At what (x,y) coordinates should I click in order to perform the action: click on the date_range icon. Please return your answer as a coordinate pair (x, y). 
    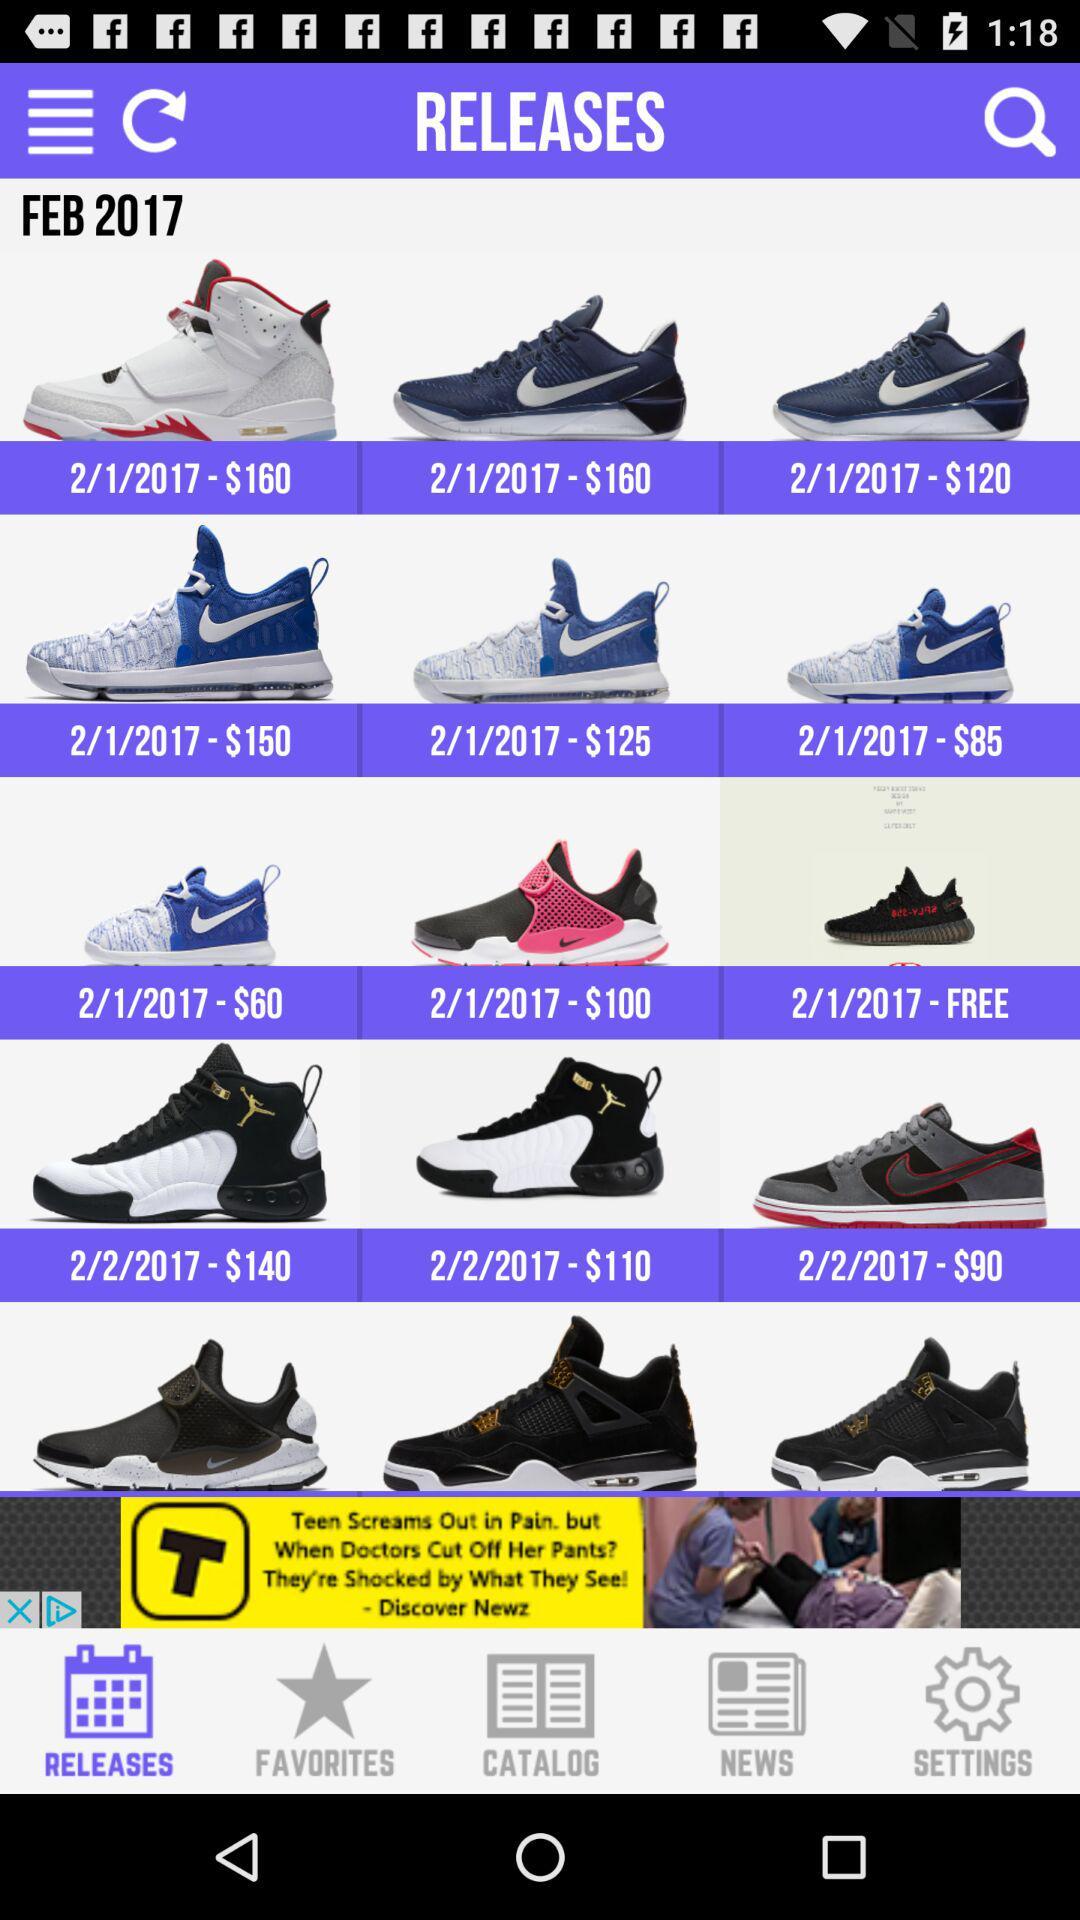
    Looking at the image, I should click on (108, 1831).